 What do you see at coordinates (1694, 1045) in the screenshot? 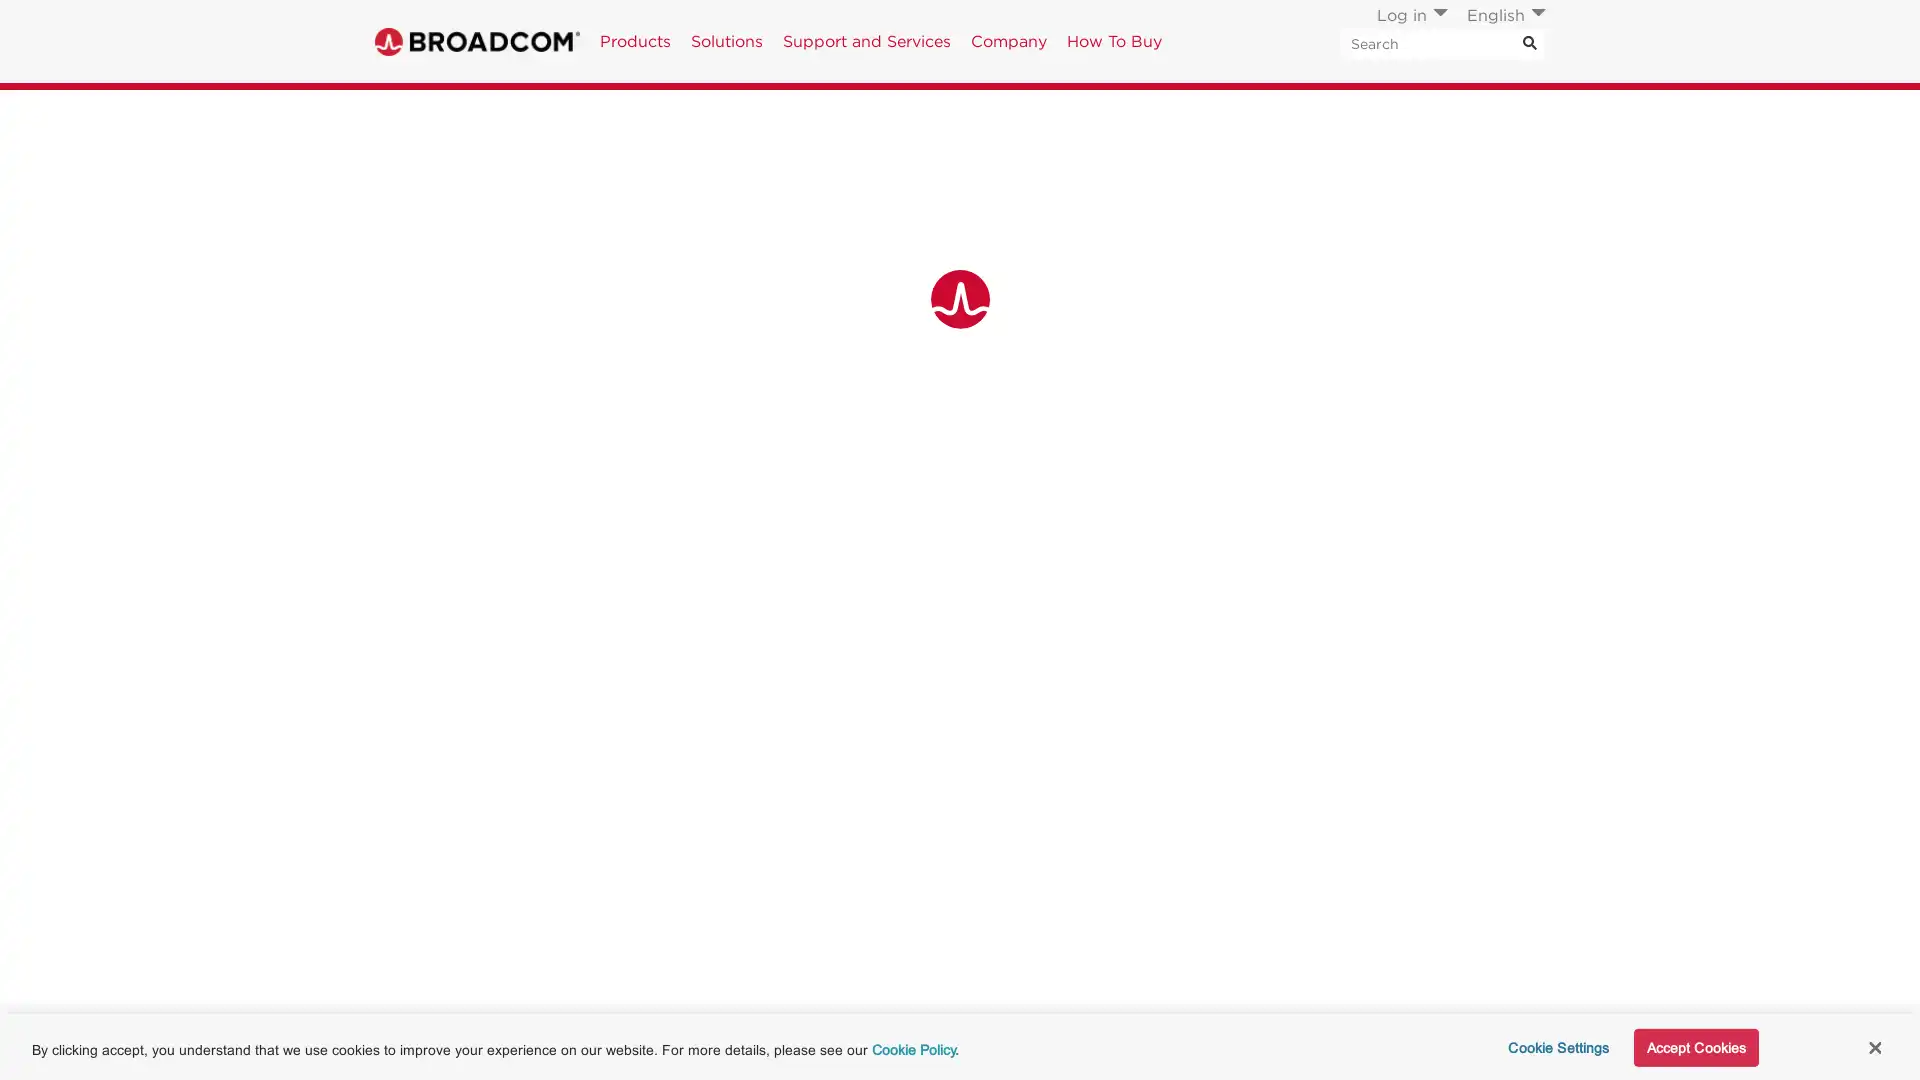
I see `Accept Cookies` at bounding box center [1694, 1045].